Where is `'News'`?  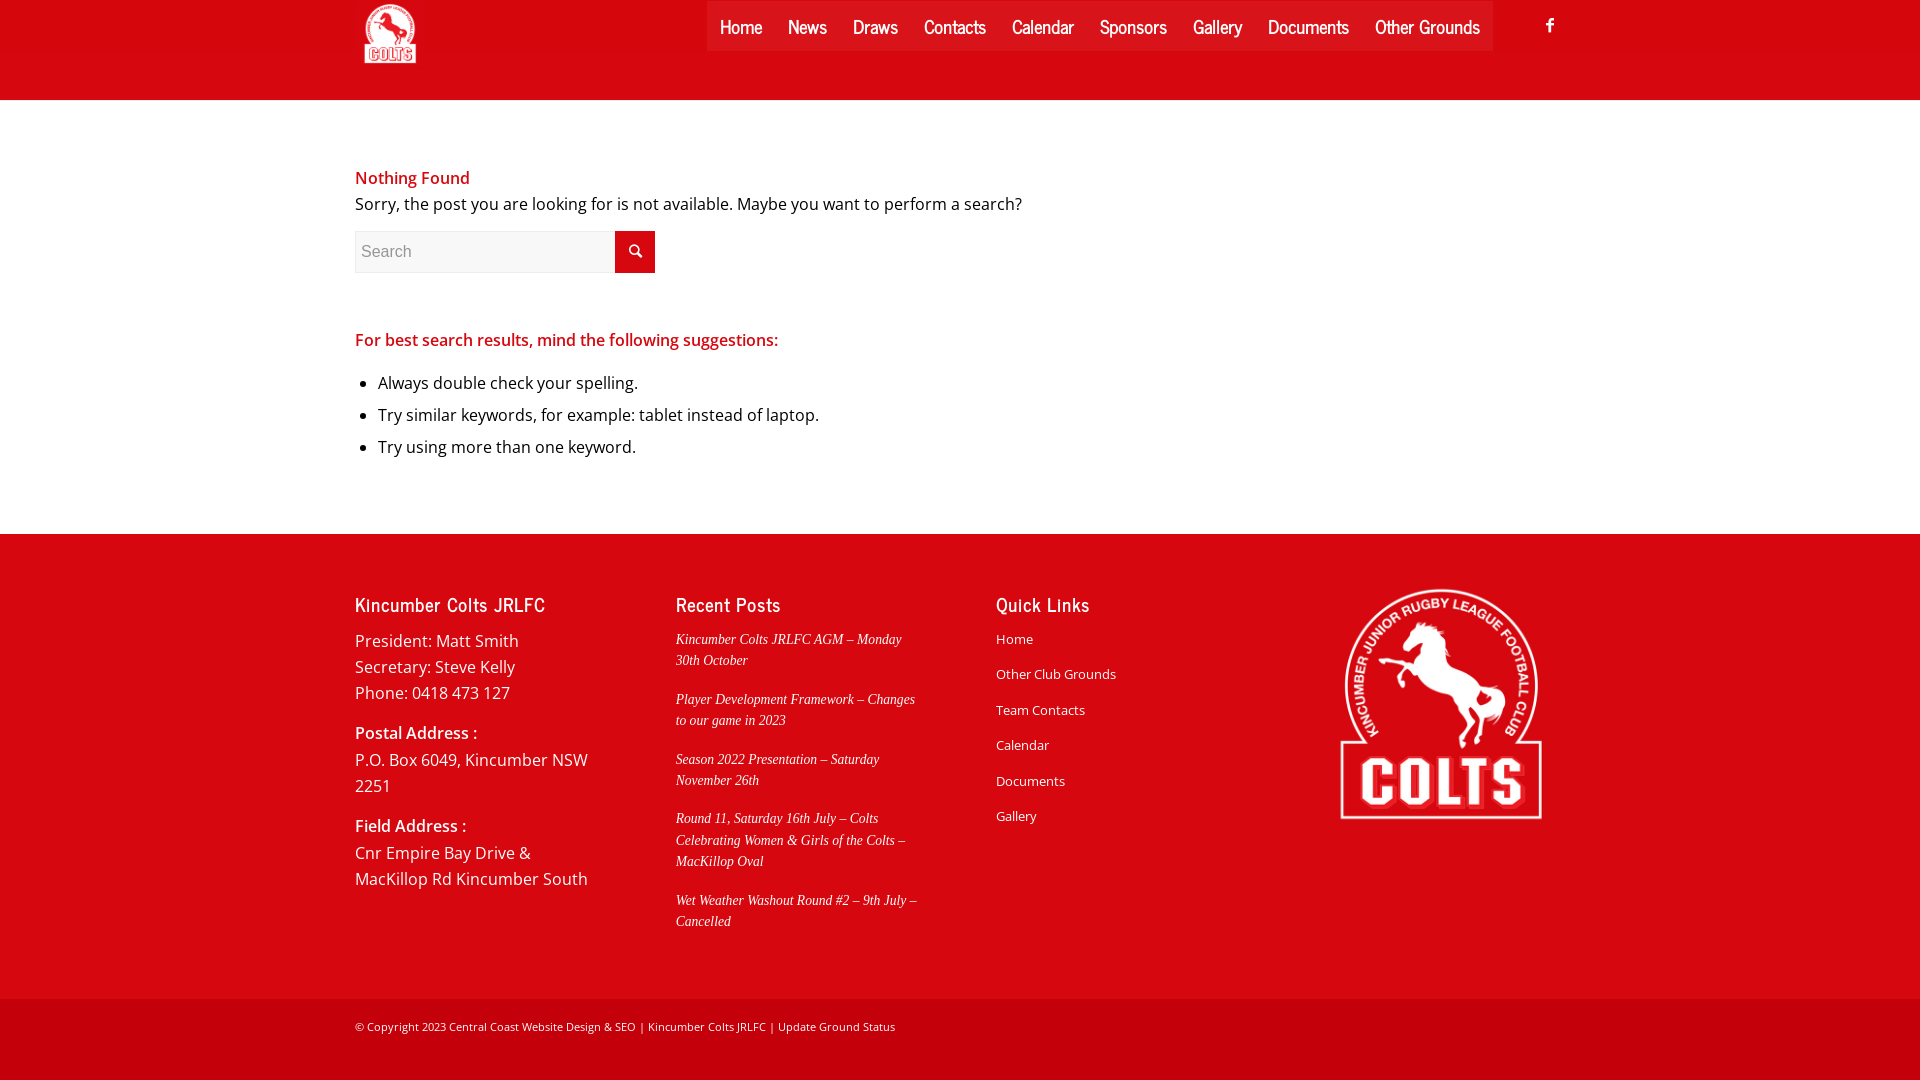 'News' is located at coordinates (807, 26).